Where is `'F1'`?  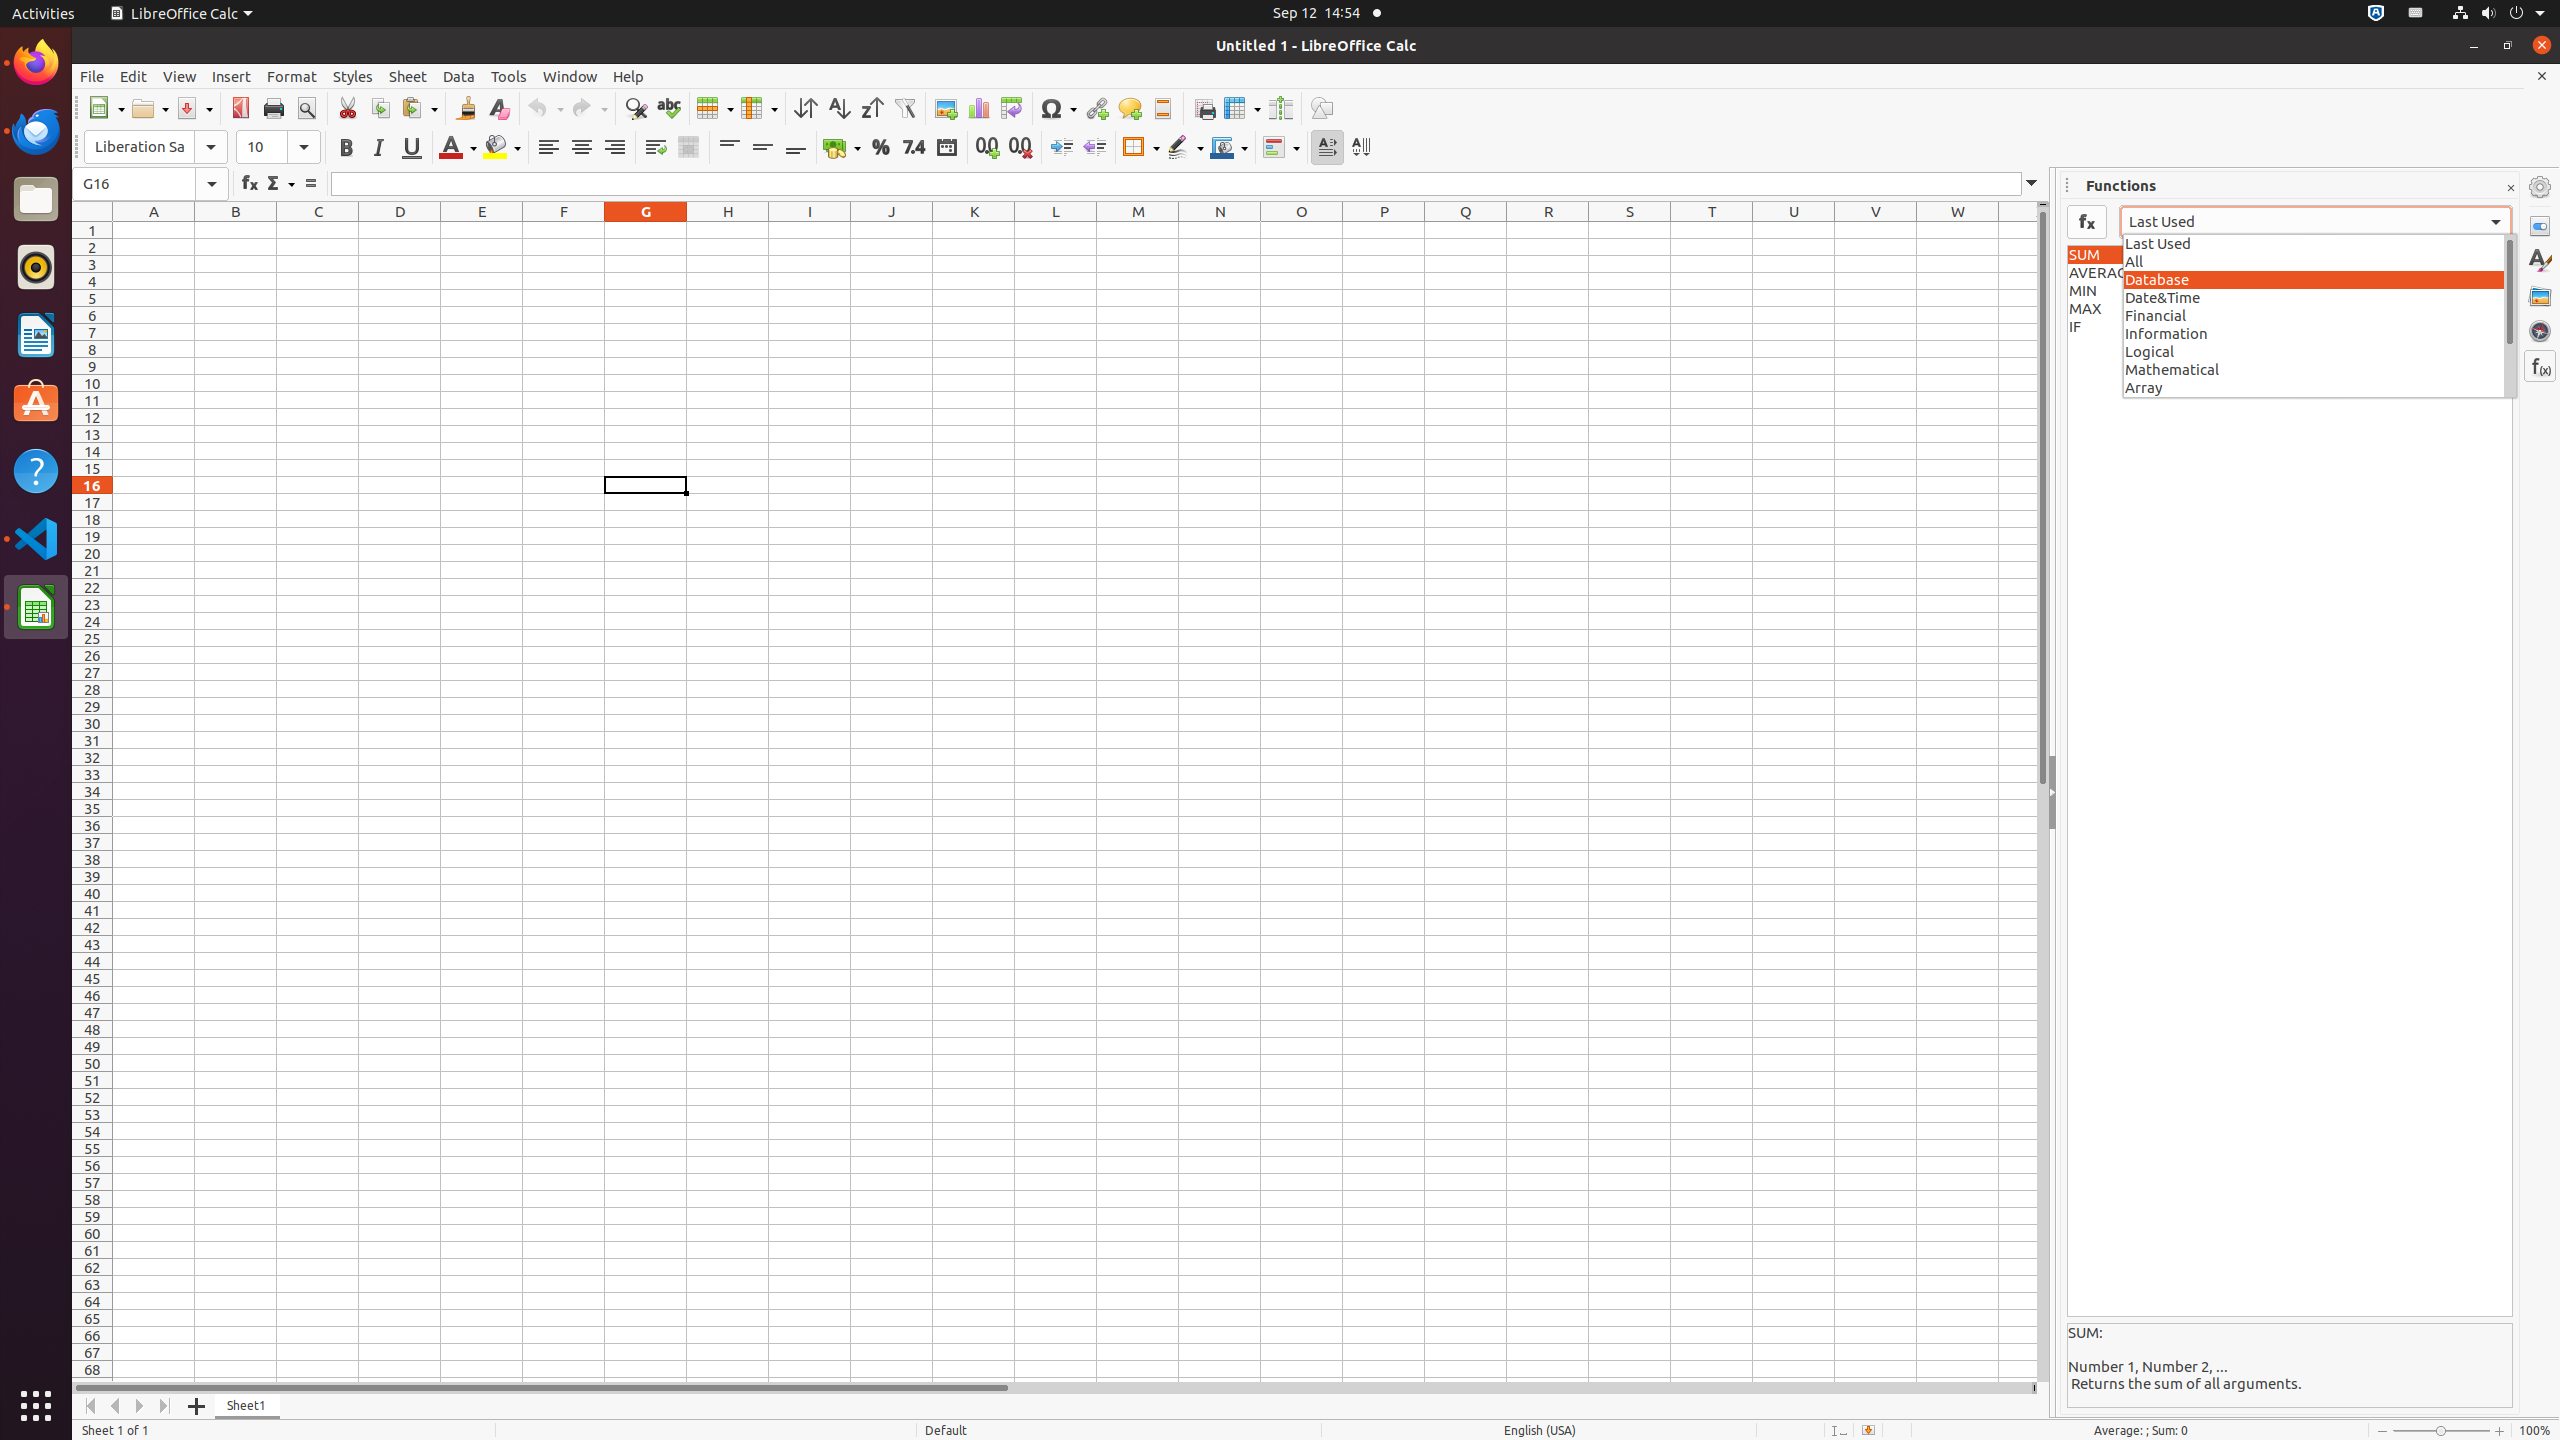 'F1' is located at coordinates (562, 229).